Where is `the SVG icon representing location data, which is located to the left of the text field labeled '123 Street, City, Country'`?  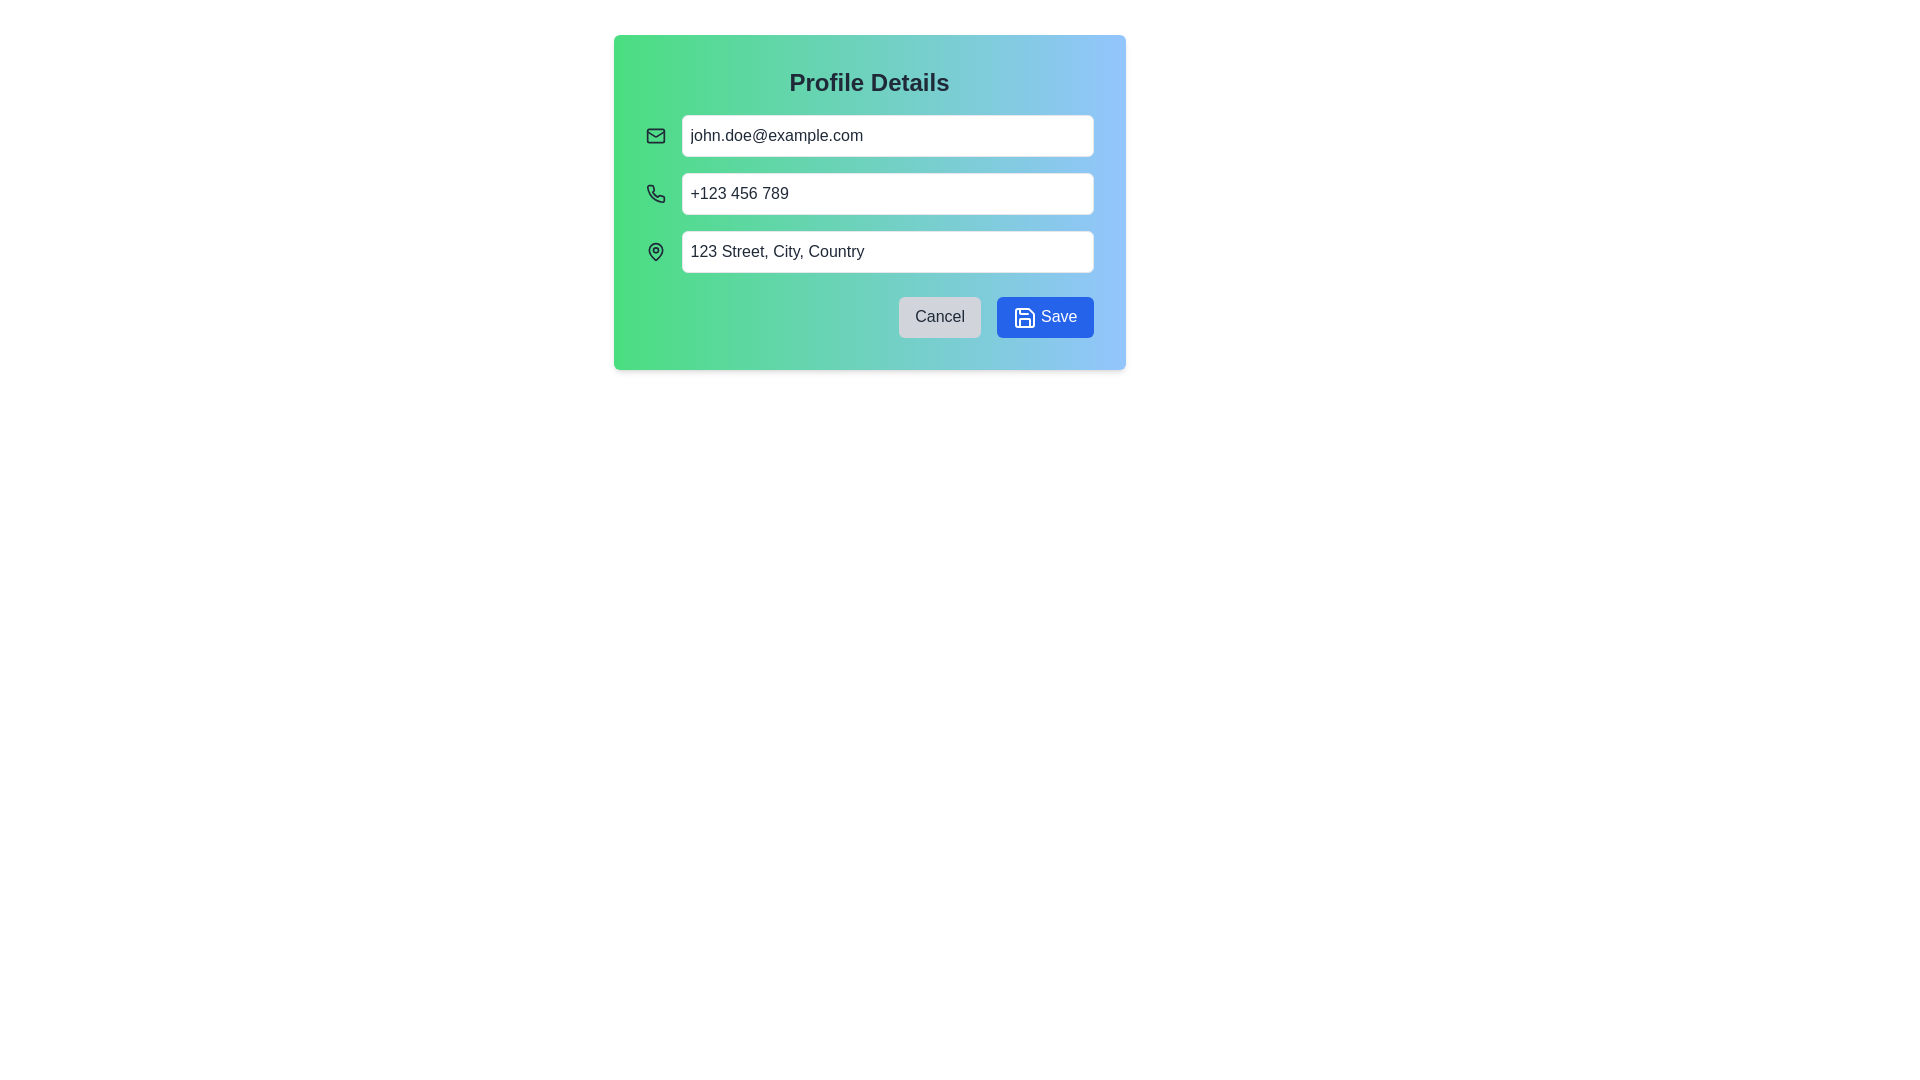
the SVG icon representing location data, which is located to the left of the text field labeled '123 Street, City, Country' is located at coordinates (655, 250).